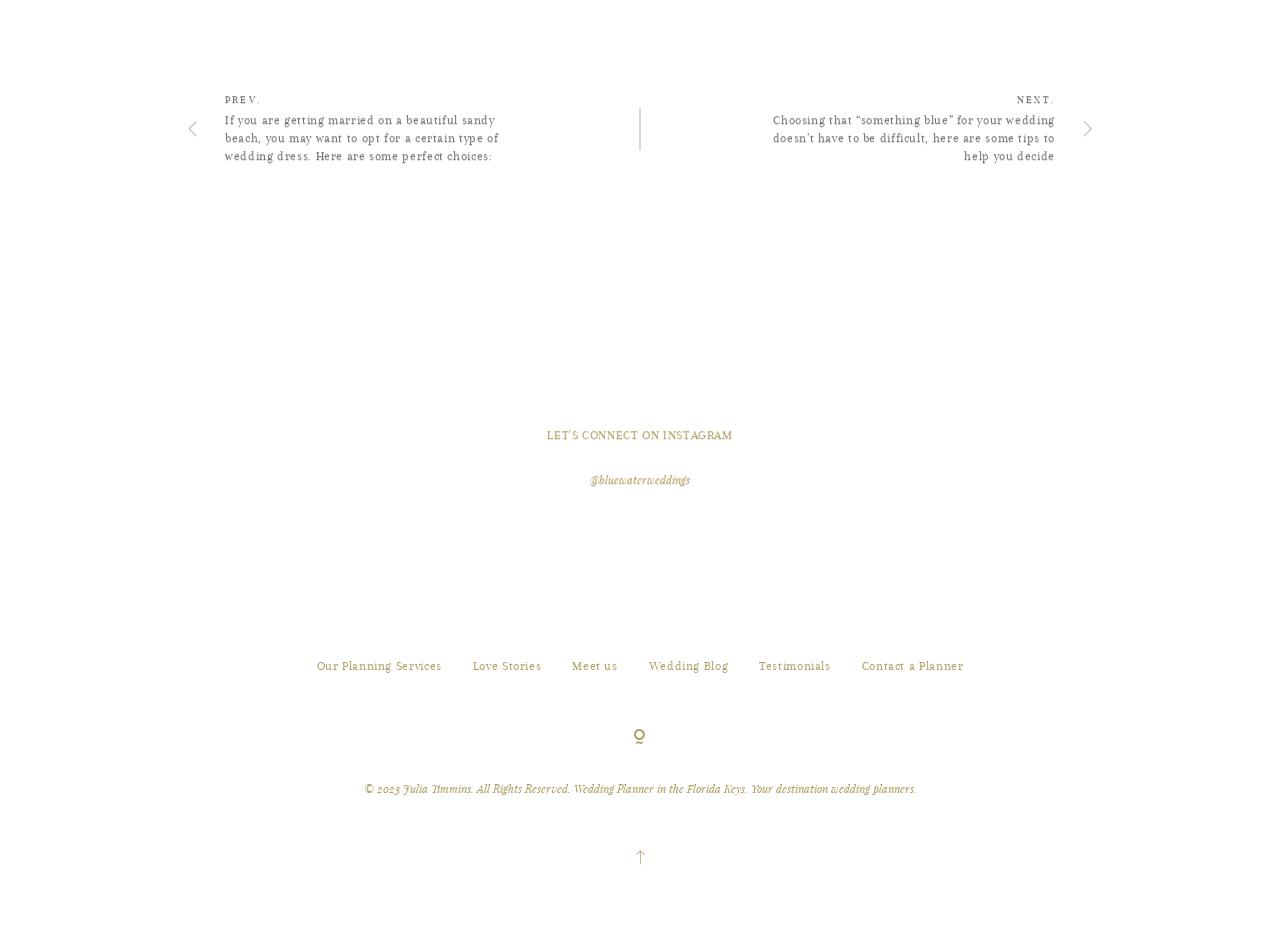  Describe the element at coordinates (1035, 202) in the screenshot. I see `'NEXT.'` at that location.